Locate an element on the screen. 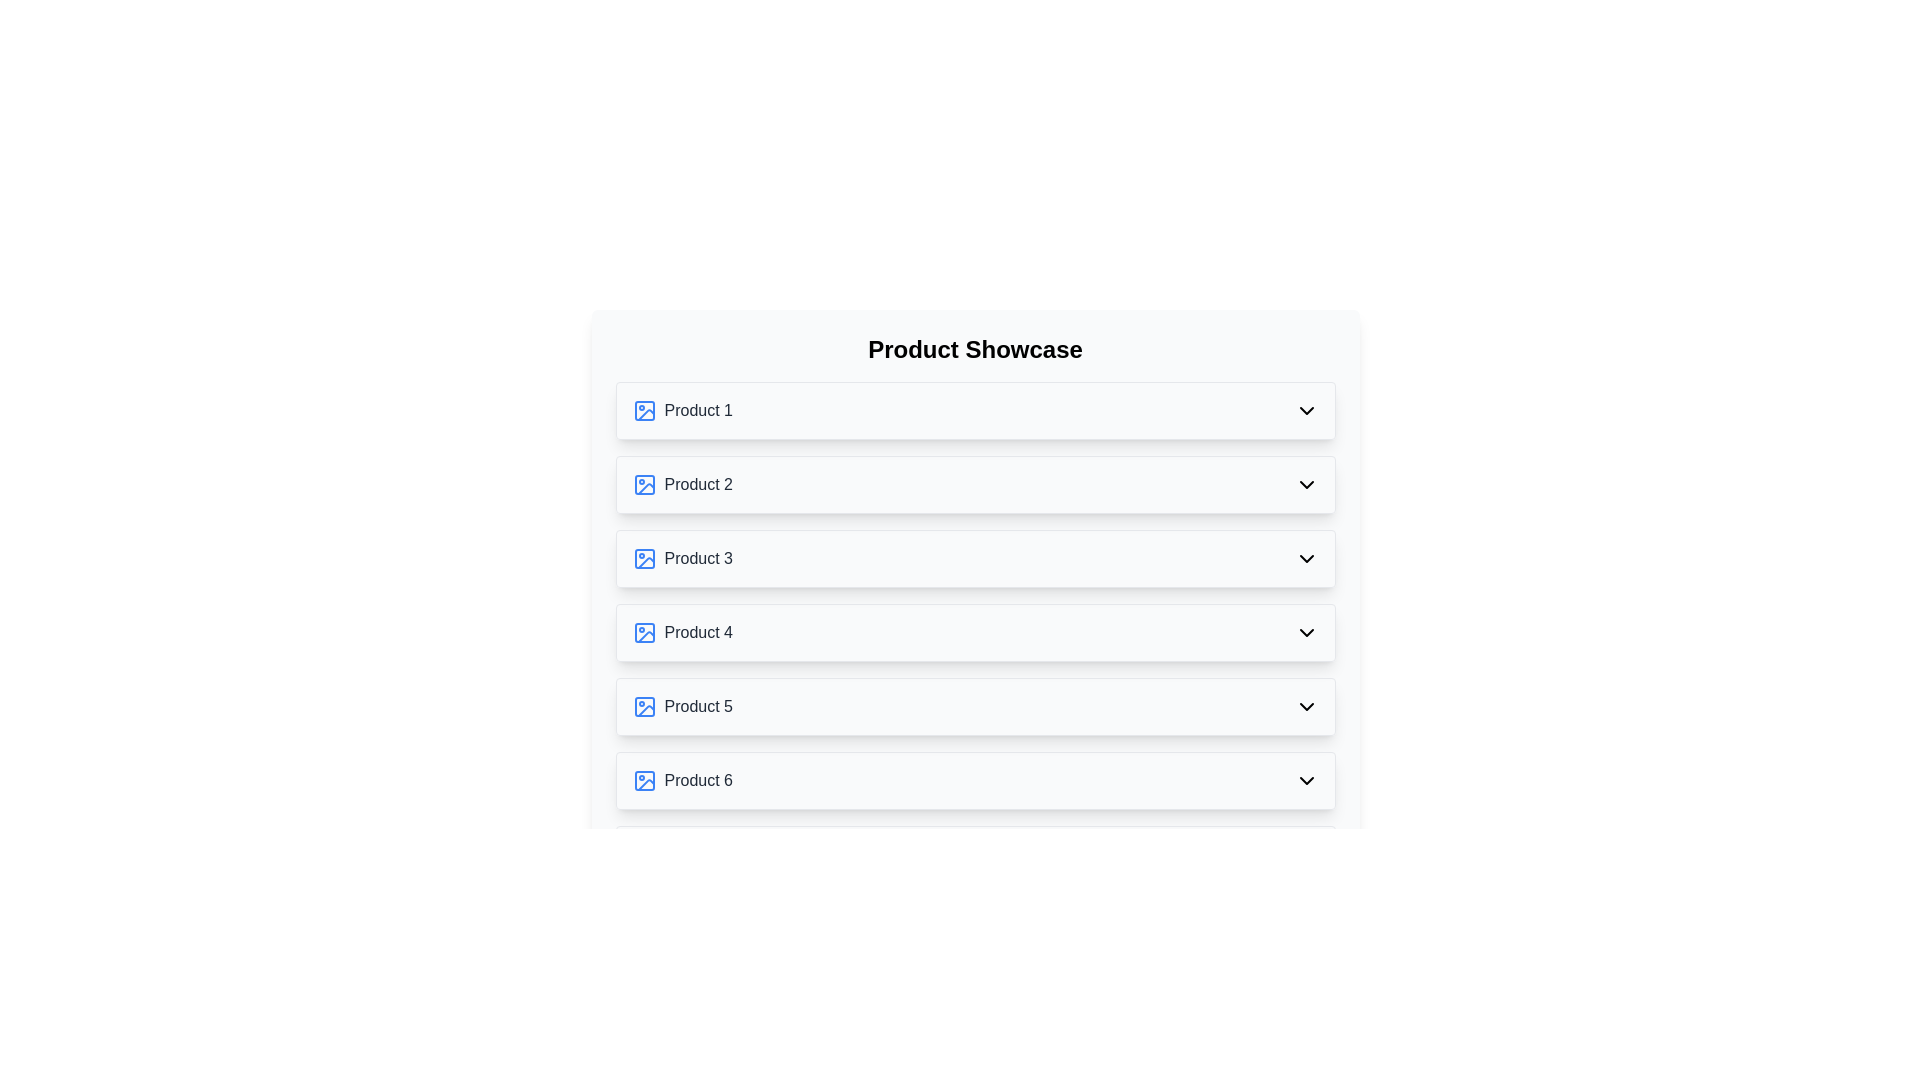 This screenshot has height=1080, width=1920. the image icon next to the product titled Product 4 is located at coordinates (644, 632).